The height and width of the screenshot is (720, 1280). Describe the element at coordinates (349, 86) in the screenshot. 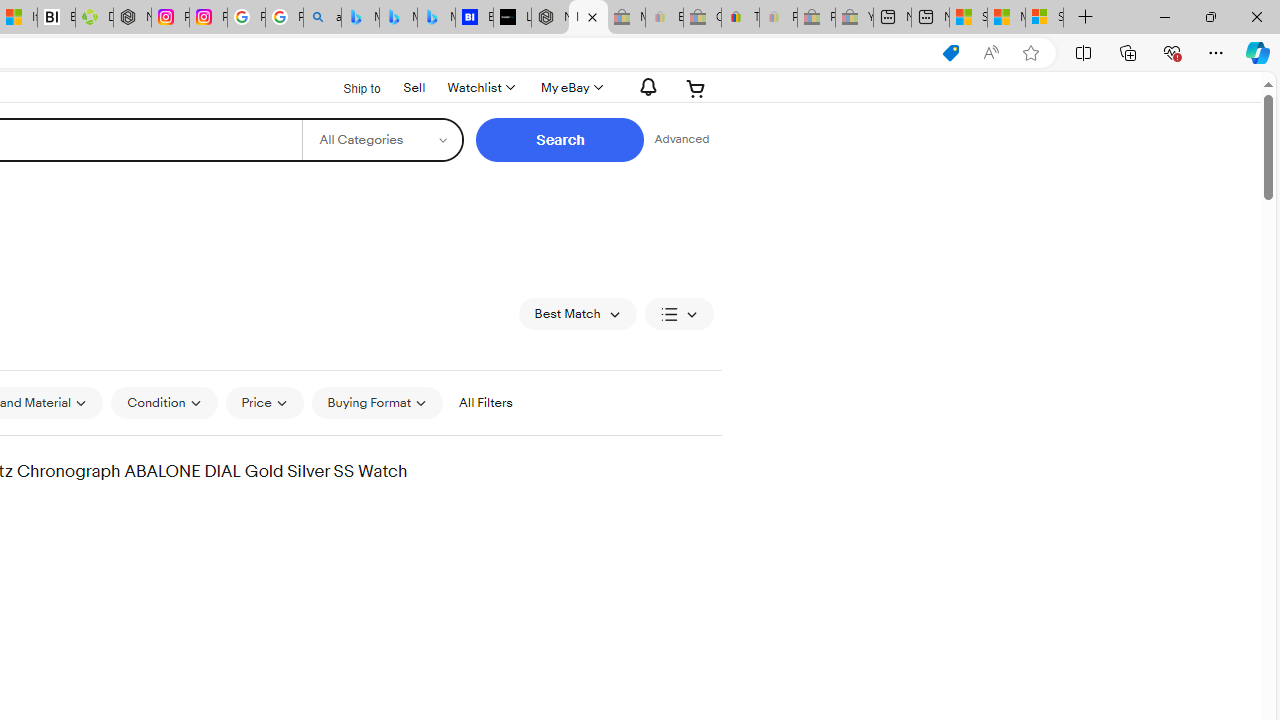

I see `'Ship to'` at that location.